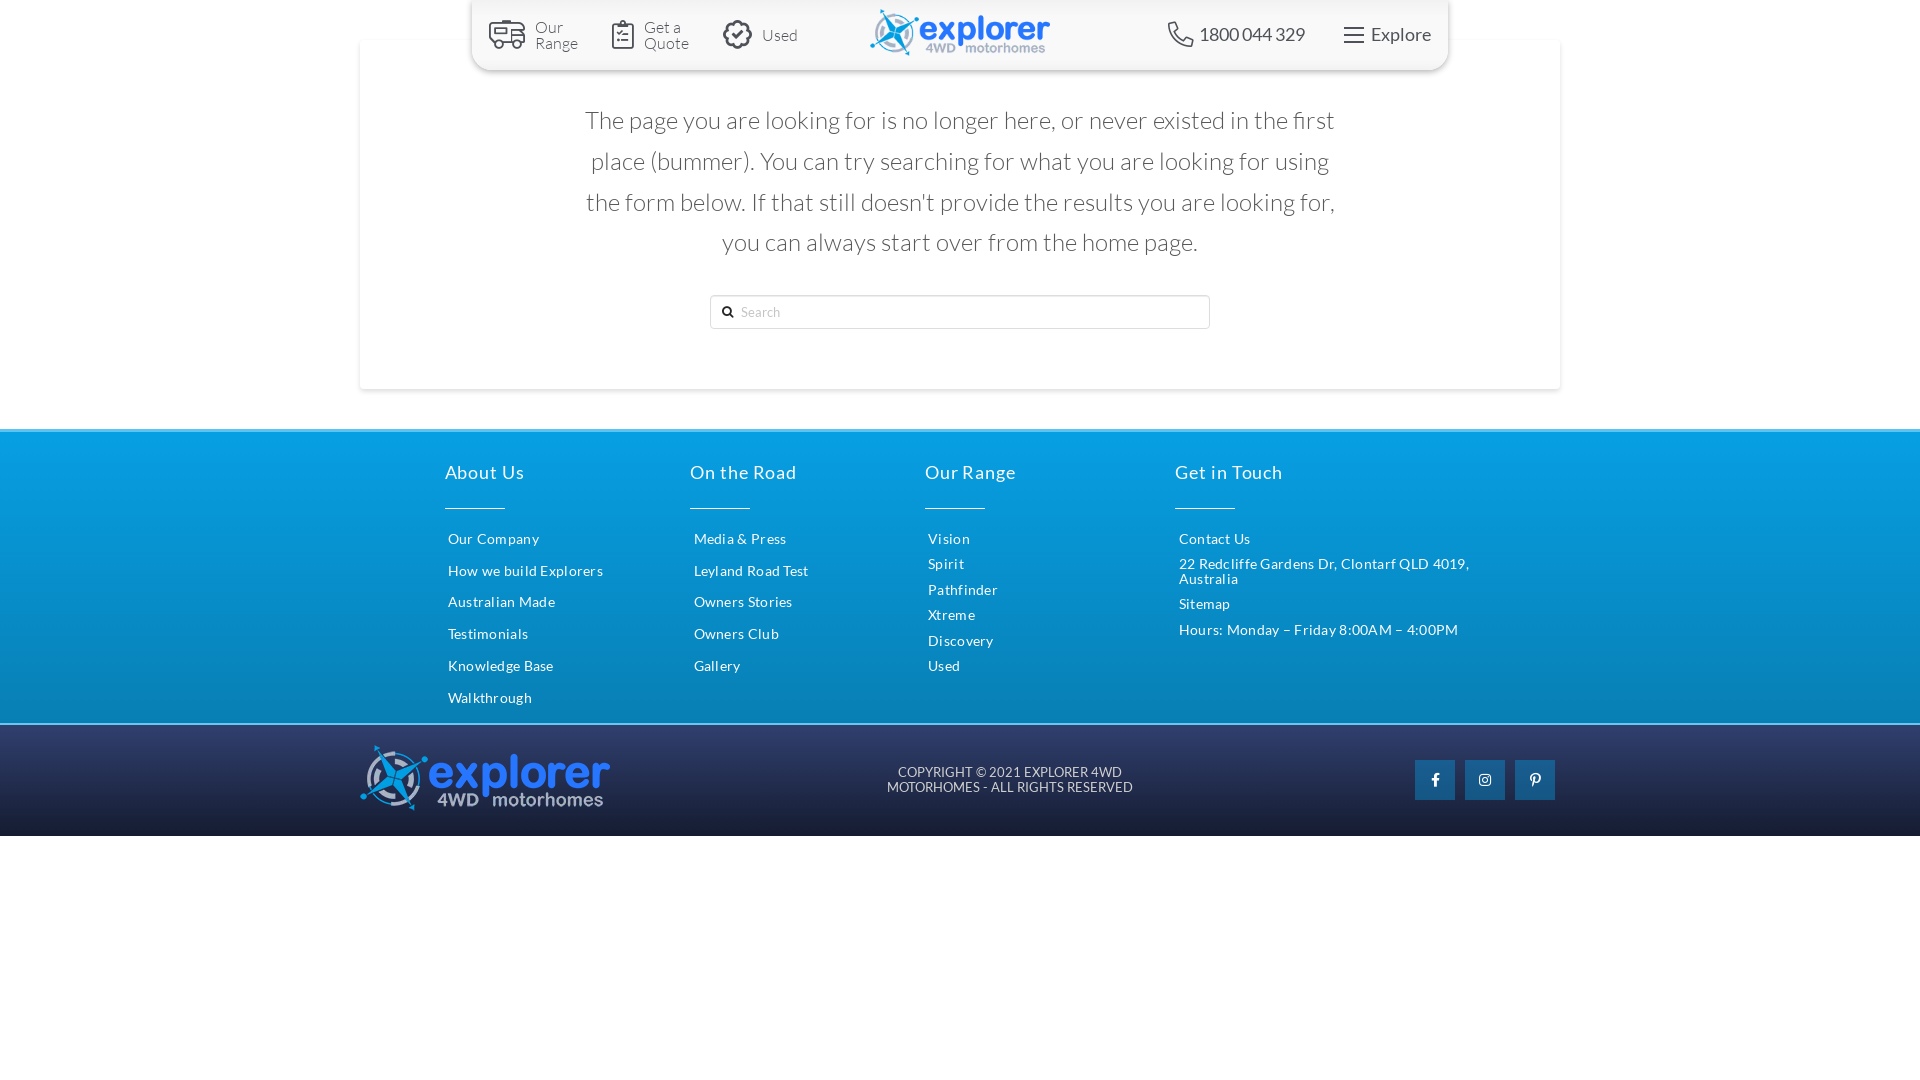 The height and width of the screenshot is (1080, 1920). What do you see at coordinates (963, 589) in the screenshot?
I see `'Pathfinder'` at bounding box center [963, 589].